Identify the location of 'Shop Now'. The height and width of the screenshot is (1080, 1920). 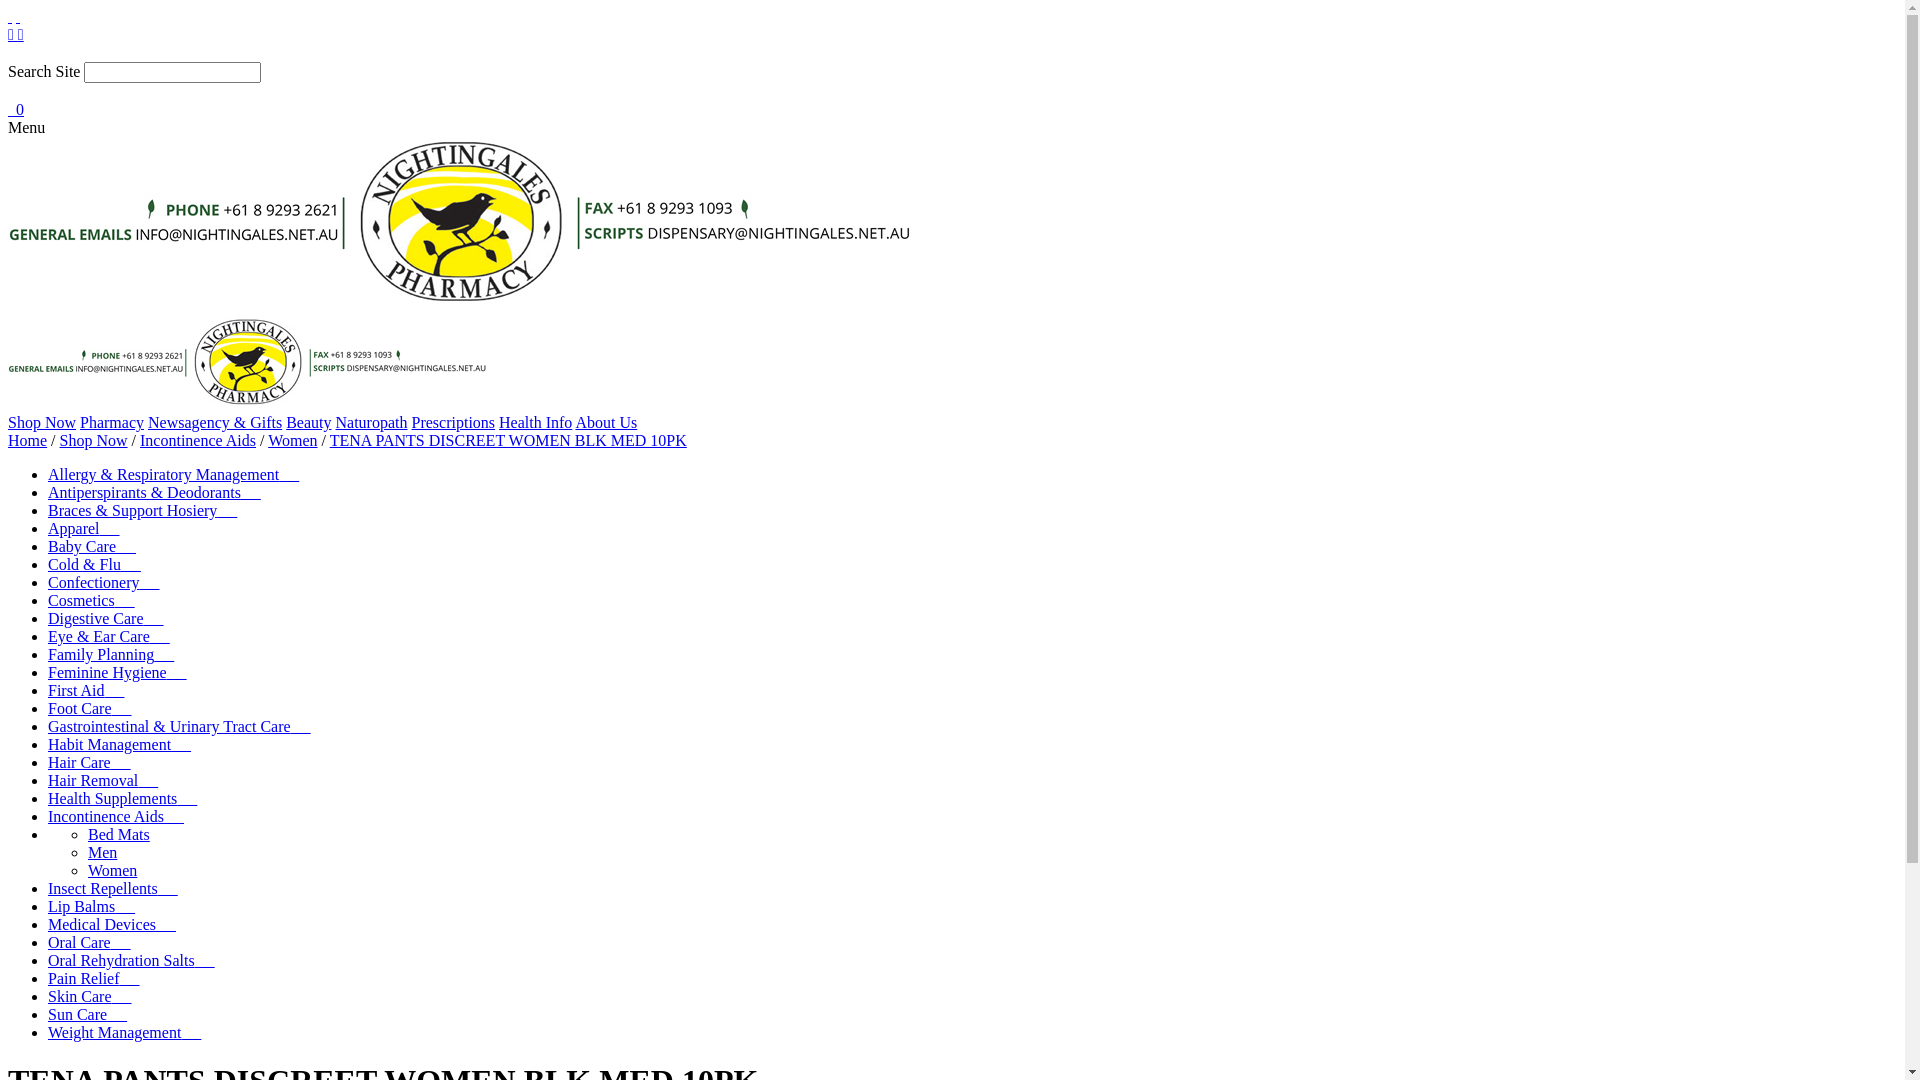
(93, 439).